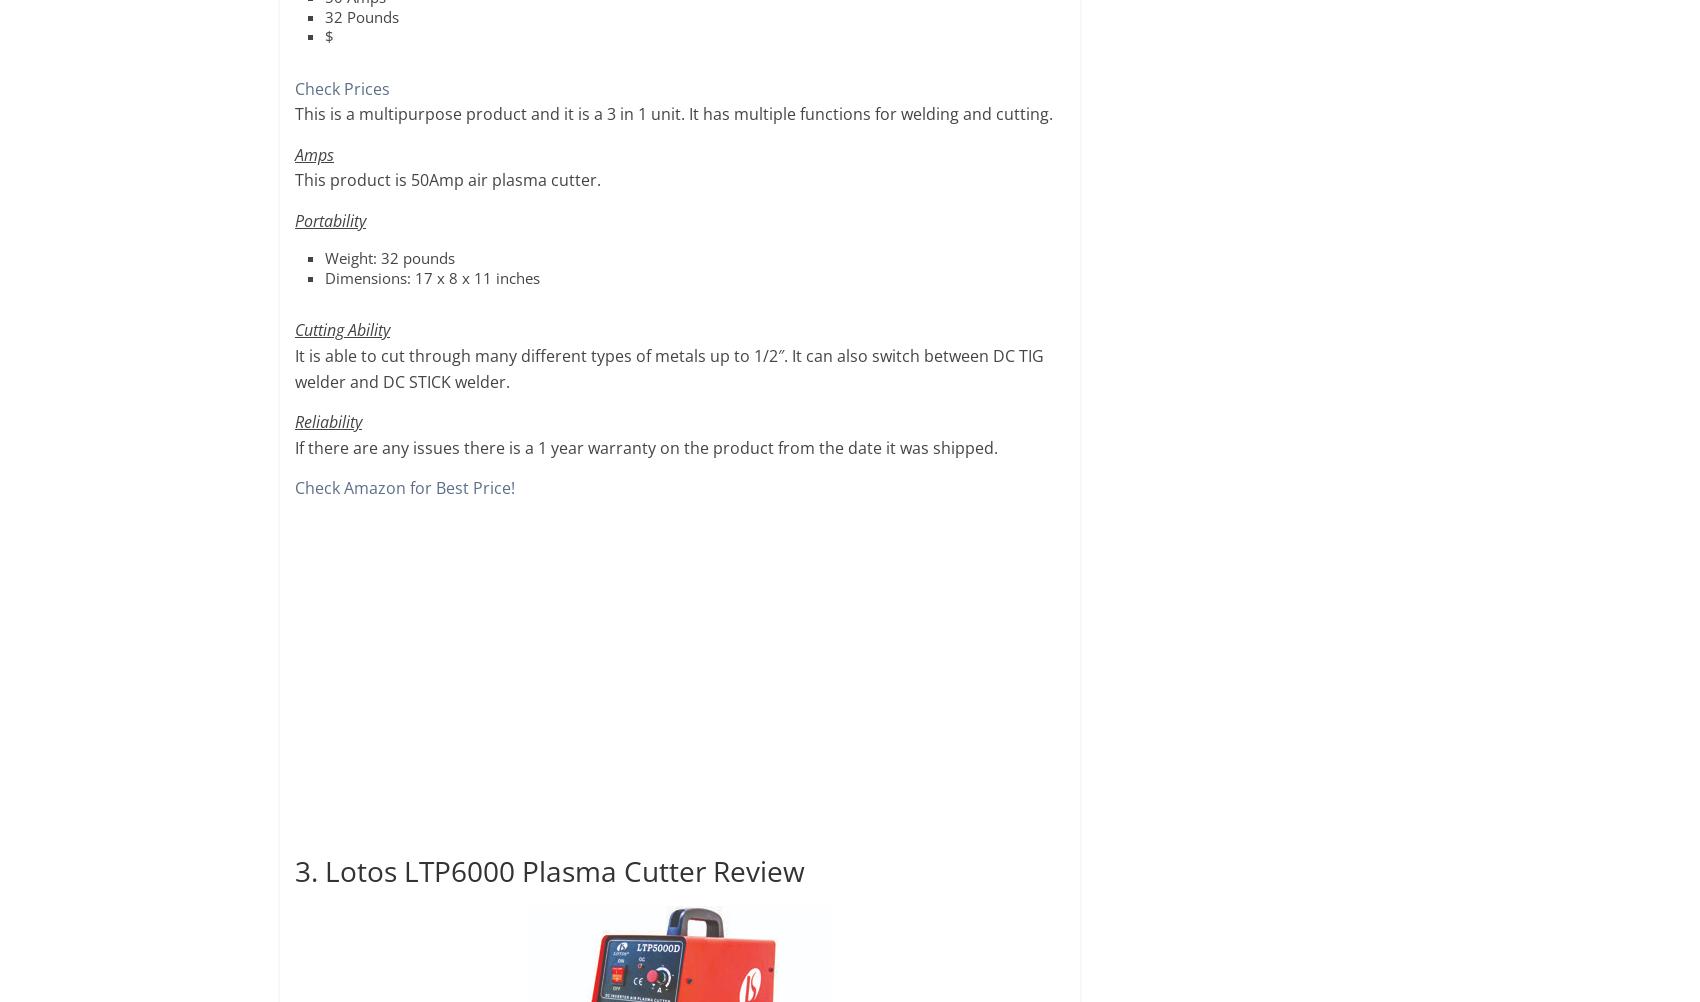 This screenshot has height=1002, width=1700. I want to click on 'This is a multipurpose product and it is a 3 in 1 unit. It has multiple functions for welding and cutting.', so click(294, 113).